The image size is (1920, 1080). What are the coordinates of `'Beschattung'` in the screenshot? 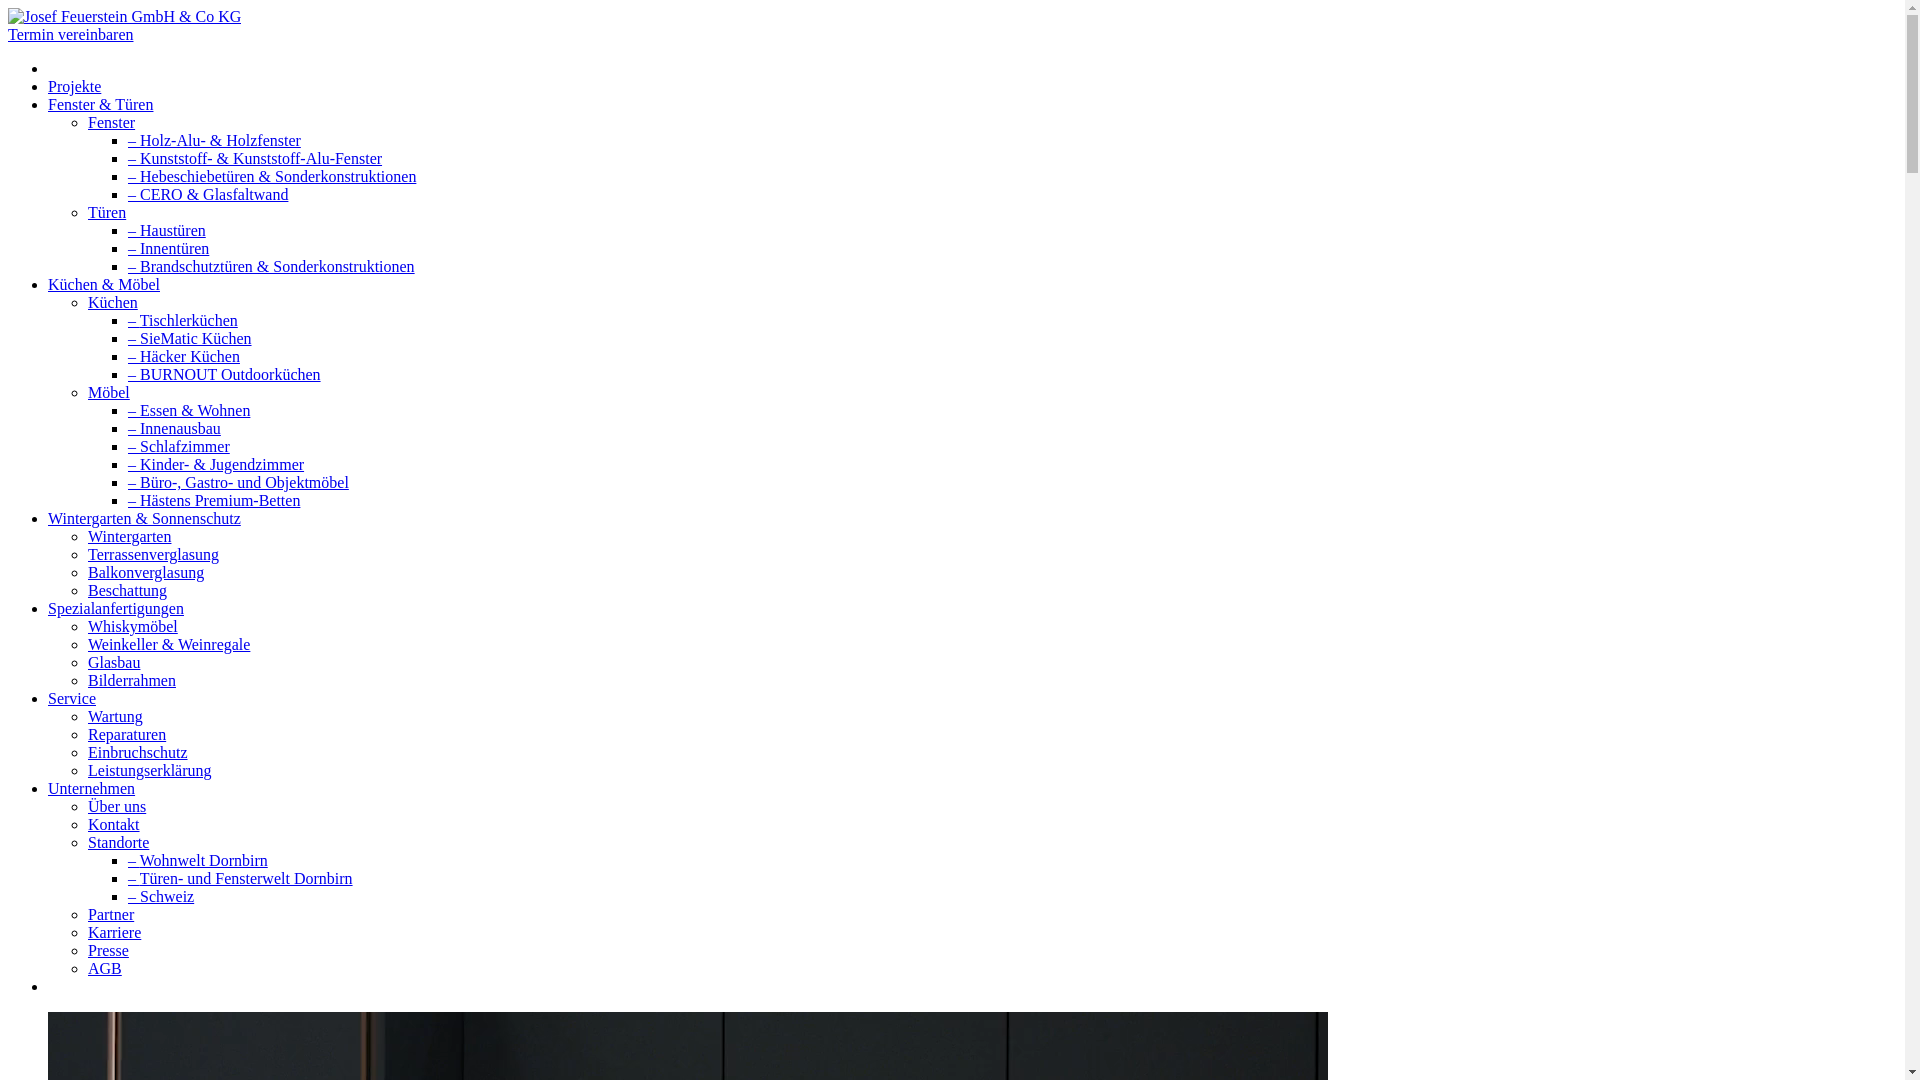 It's located at (126, 589).